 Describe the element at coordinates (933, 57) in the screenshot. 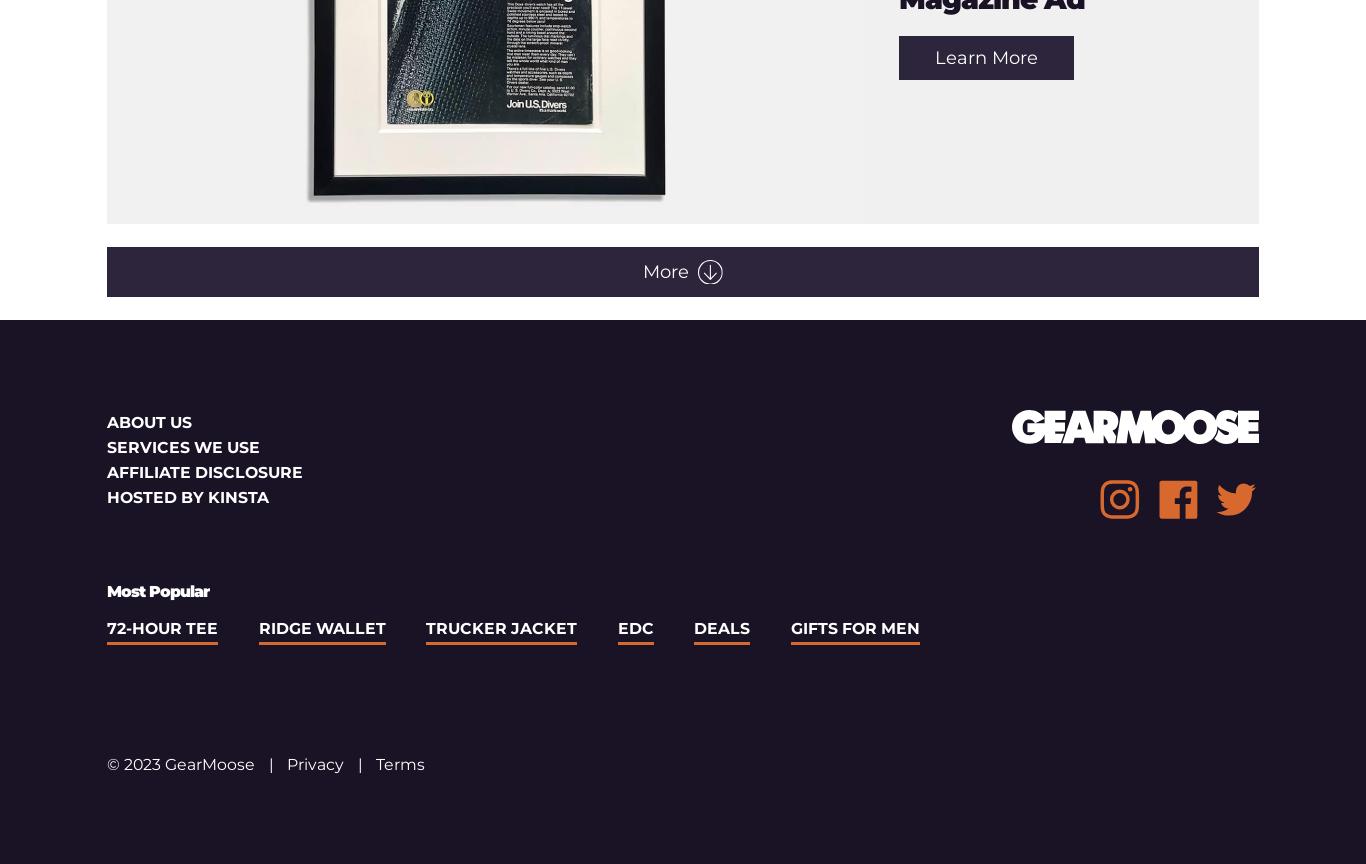

I see `'Learn More'` at that location.